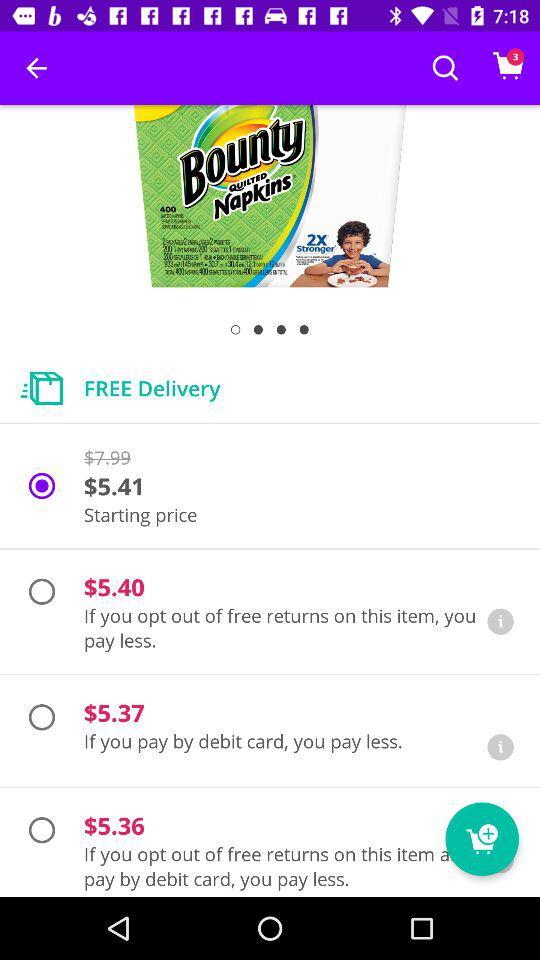 The image size is (540, 960). Describe the element at coordinates (499, 746) in the screenshot. I see `information` at that location.